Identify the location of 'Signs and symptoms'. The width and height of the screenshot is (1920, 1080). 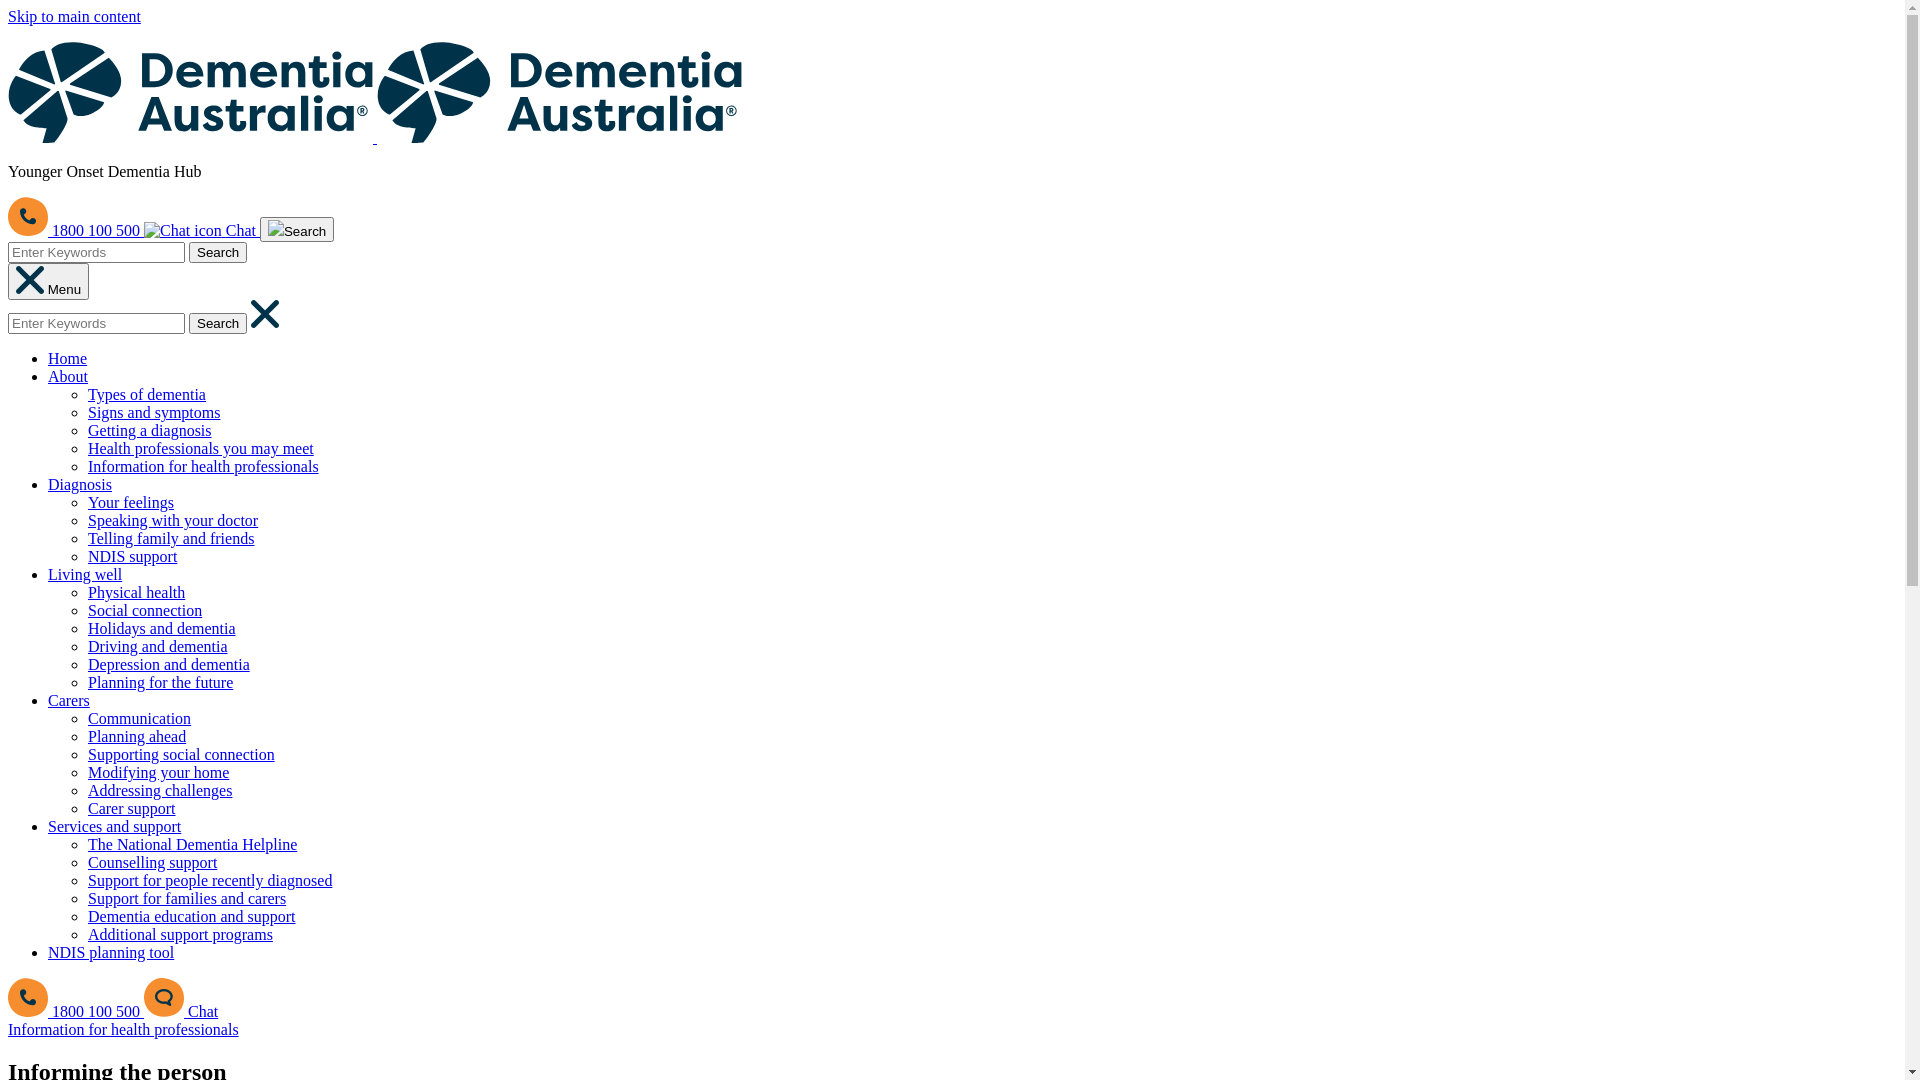
(152, 411).